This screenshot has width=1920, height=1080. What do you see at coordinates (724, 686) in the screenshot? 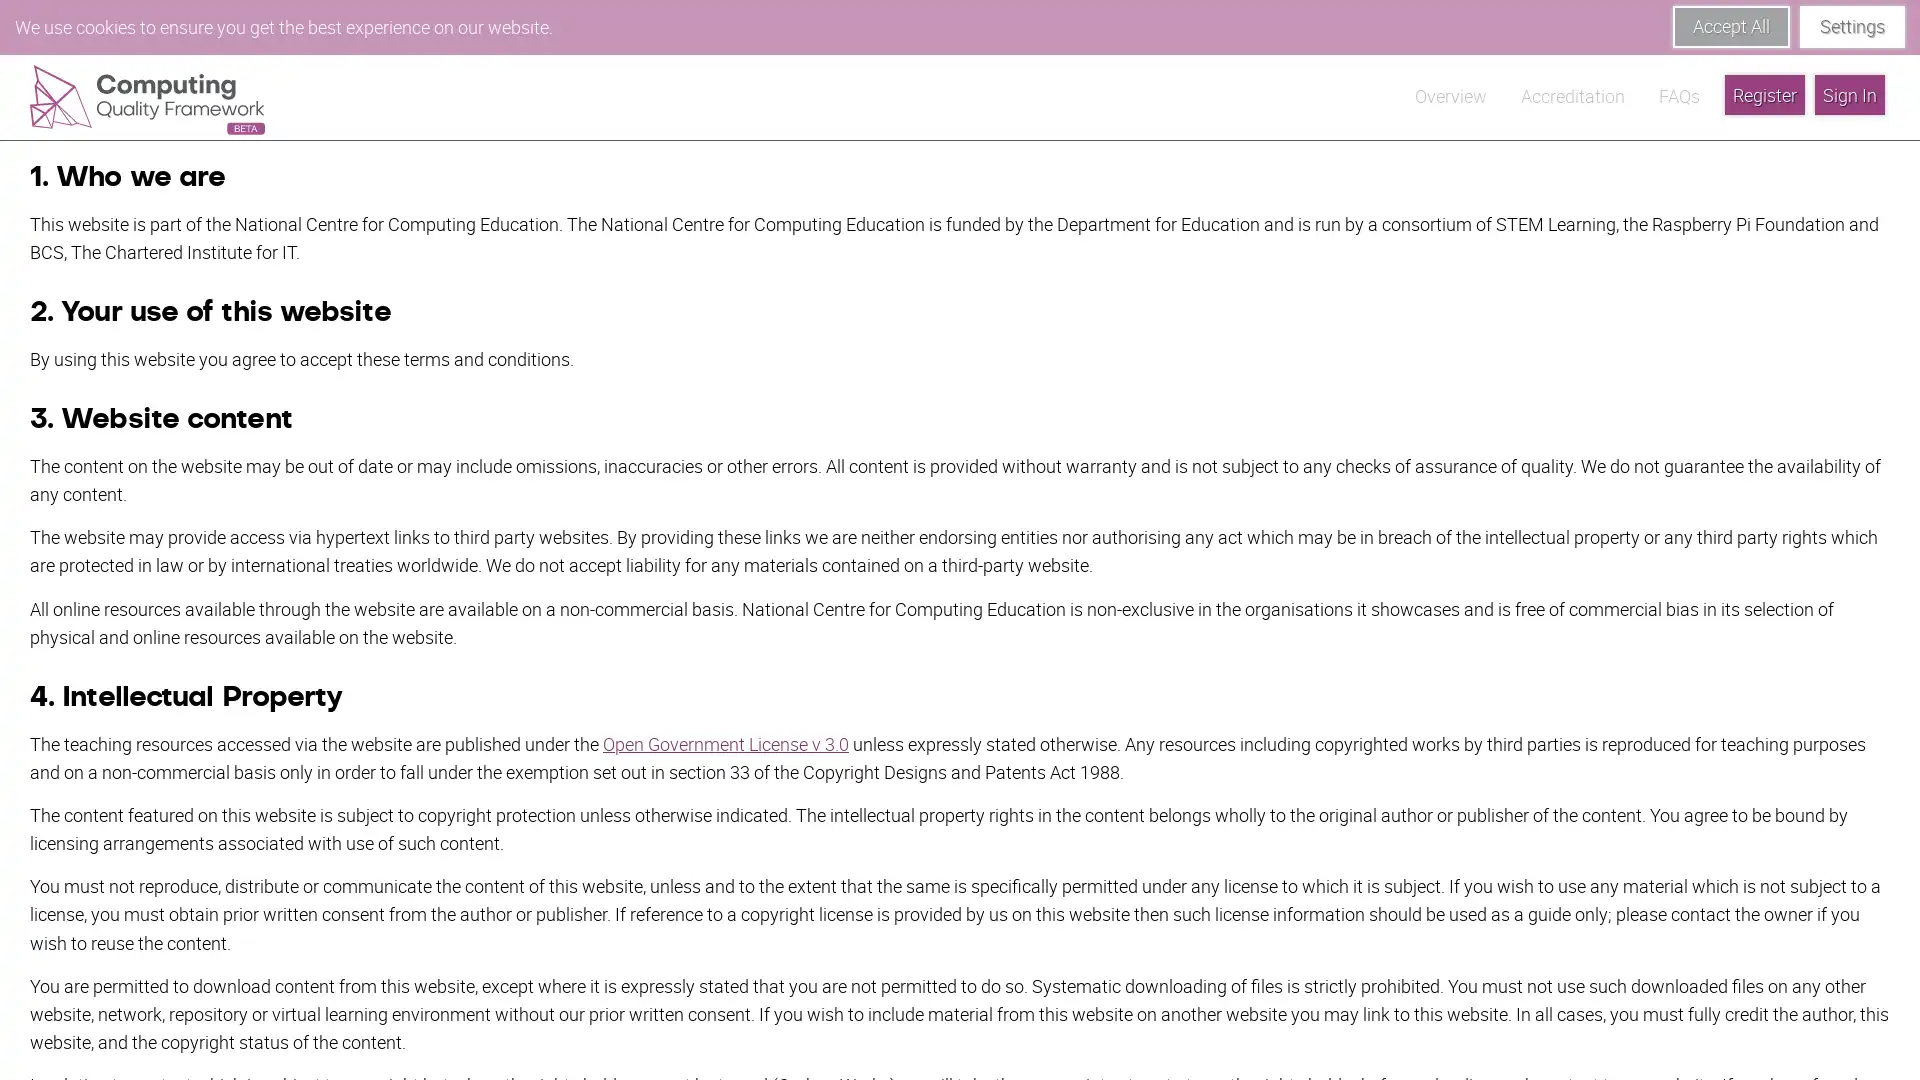
I see `Open Government License v 3.0` at bounding box center [724, 686].